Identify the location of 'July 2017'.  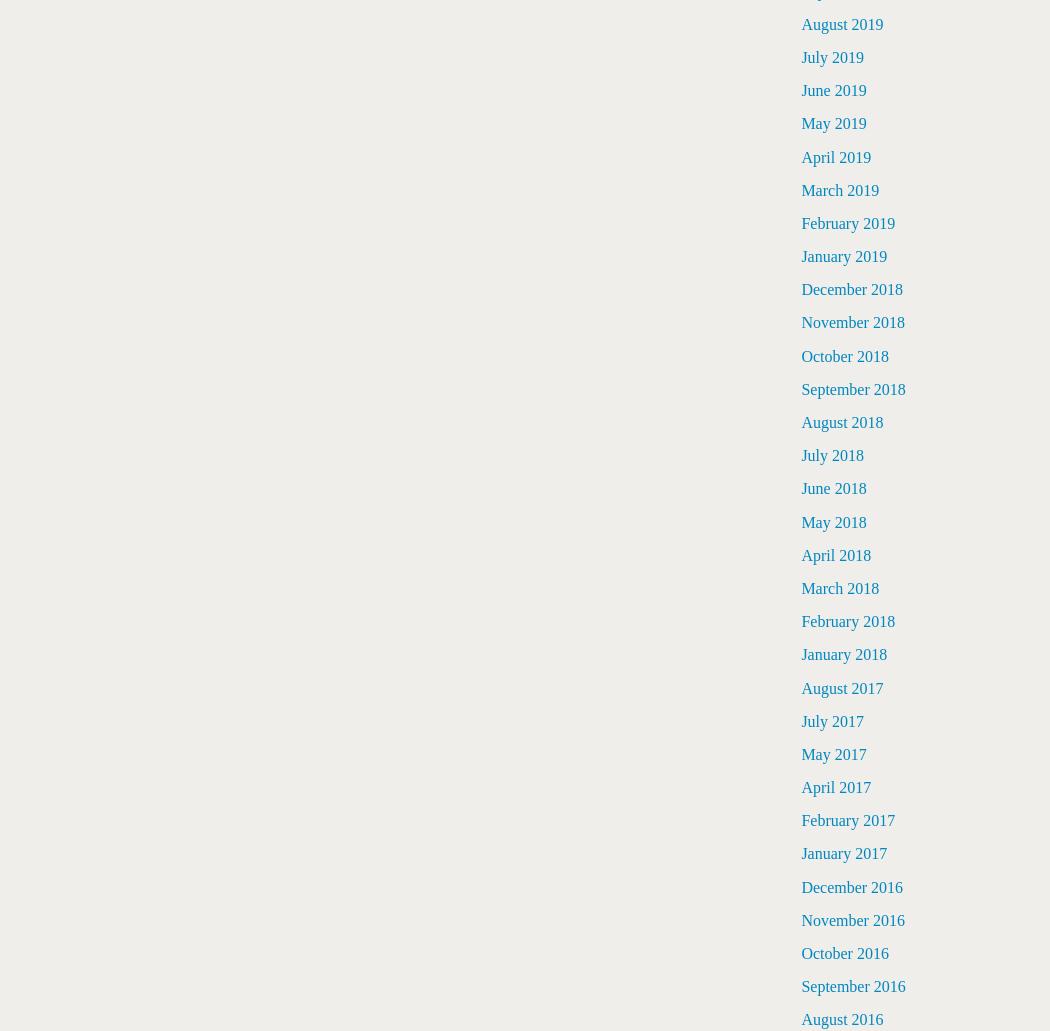
(800, 720).